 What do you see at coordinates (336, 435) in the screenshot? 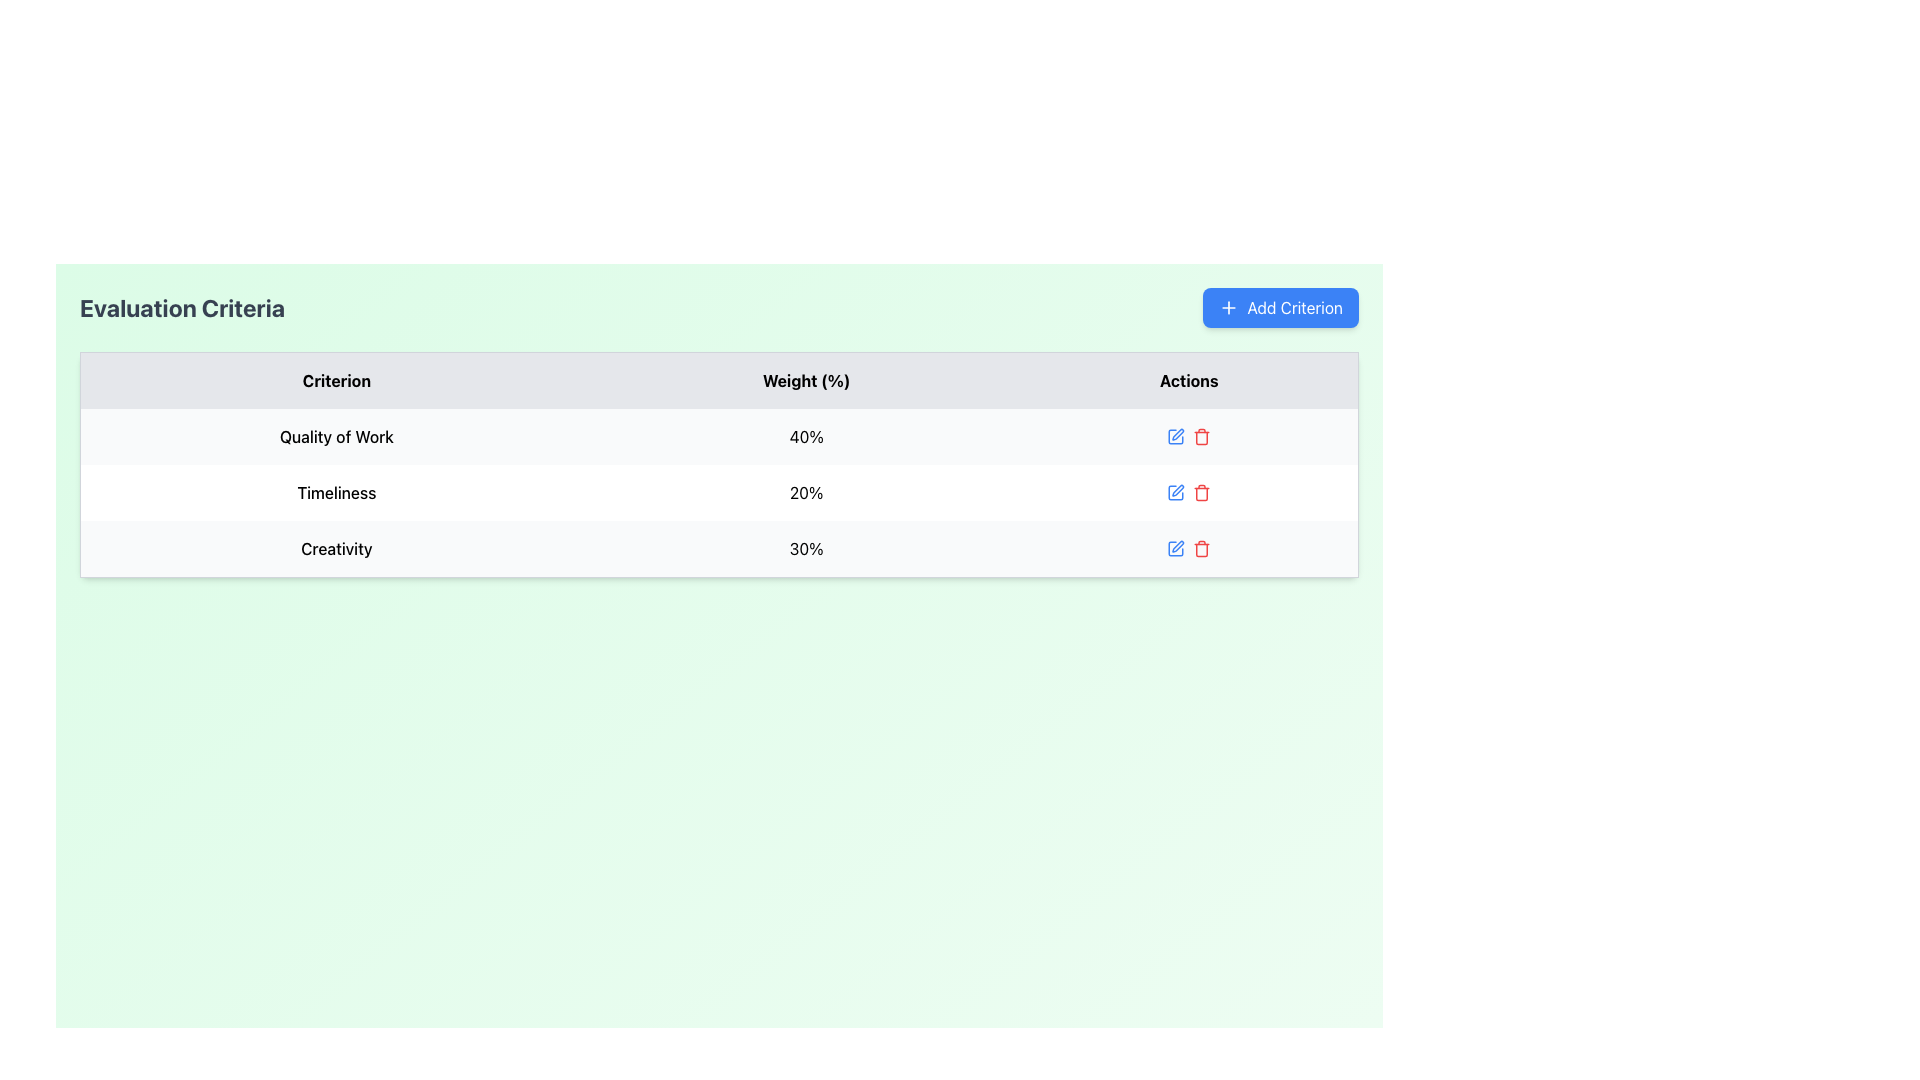
I see `the 'Quality of Work' text label, which is a black, center-aligned label located at the leftmost position of its row under the 'Criterion' heading` at bounding box center [336, 435].